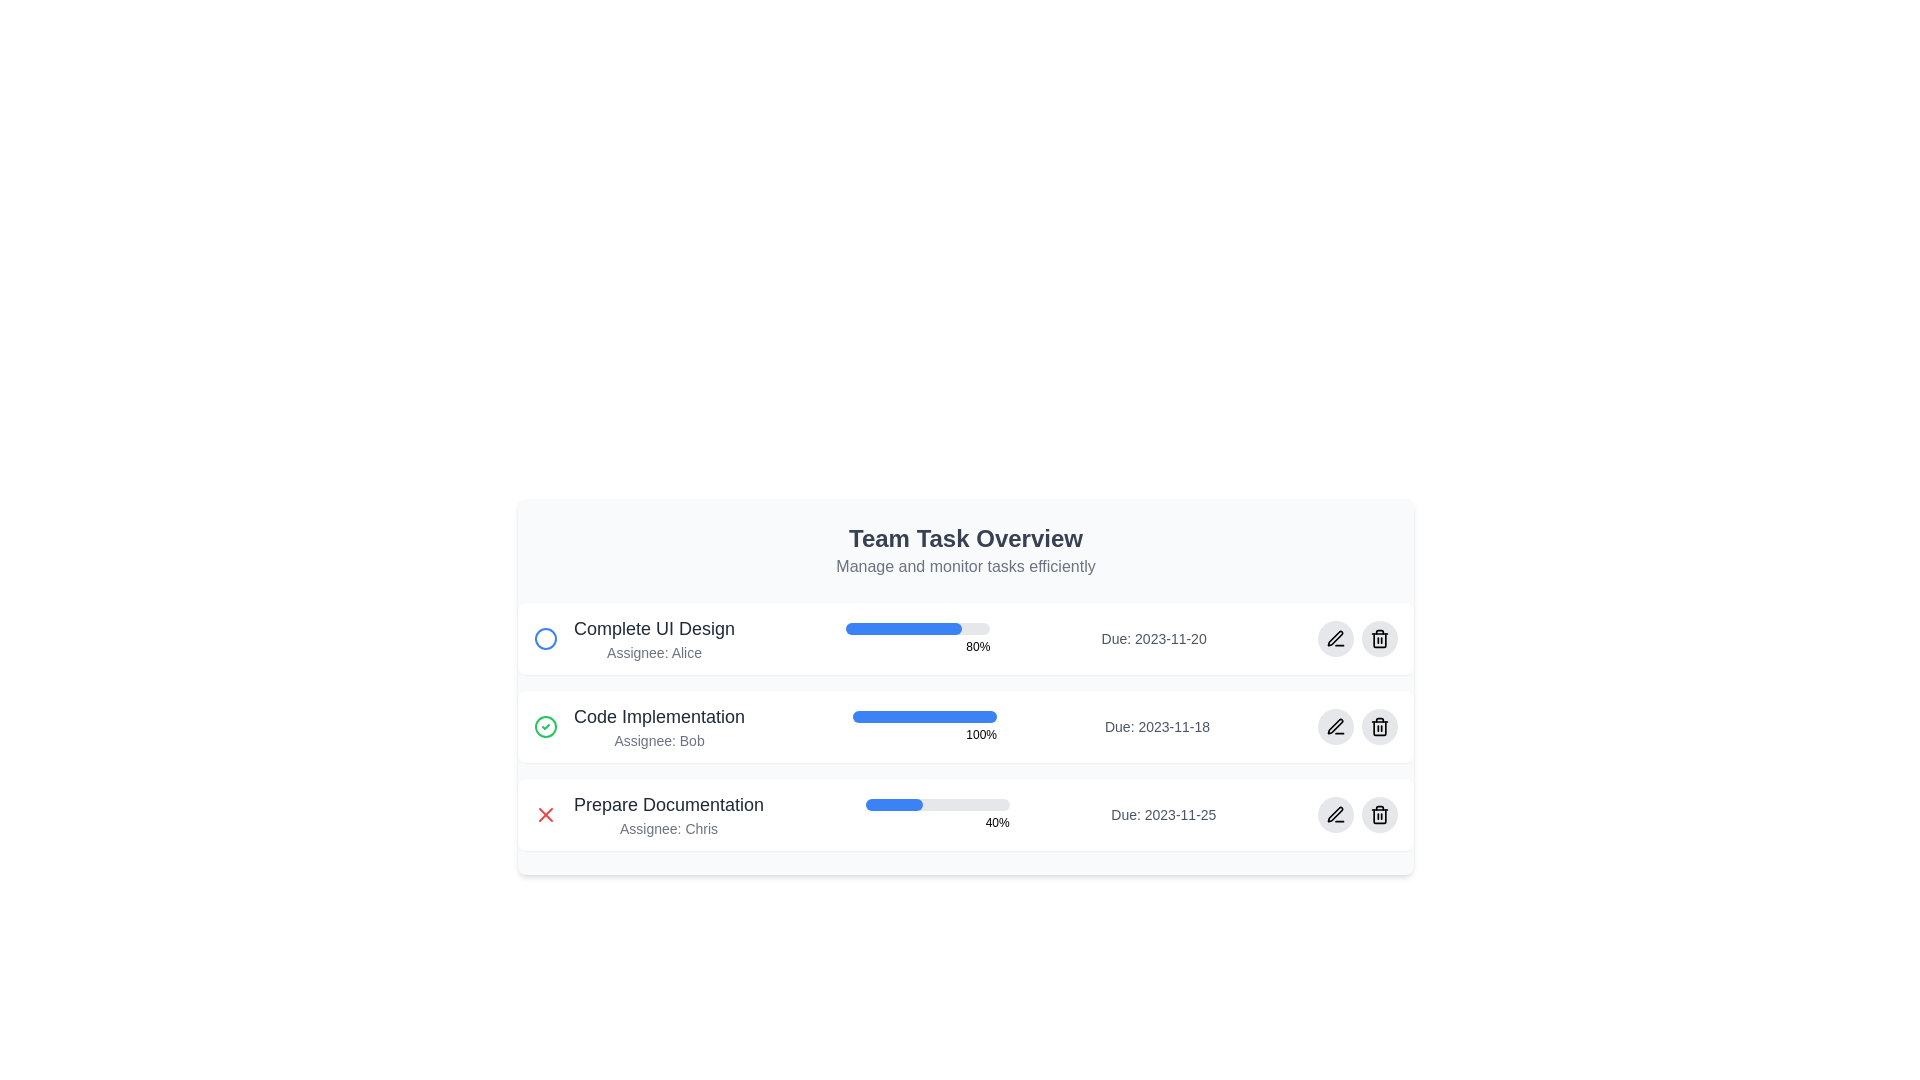 This screenshot has width=1920, height=1080. Describe the element at coordinates (1378, 816) in the screenshot. I see `the middle vertical section of the trash can icon representing the delete action in the 'Prepare Documentation' task row` at that location.